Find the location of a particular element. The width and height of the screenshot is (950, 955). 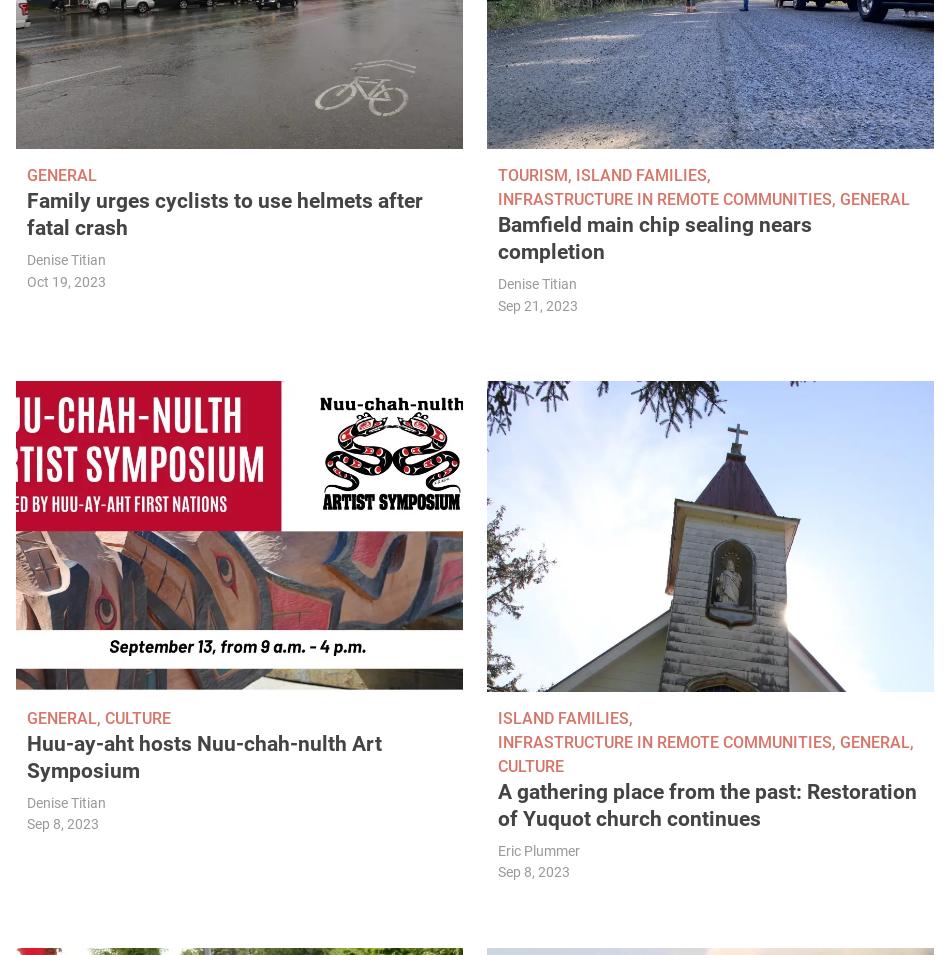

'Eric Plummer' is located at coordinates (539, 850).